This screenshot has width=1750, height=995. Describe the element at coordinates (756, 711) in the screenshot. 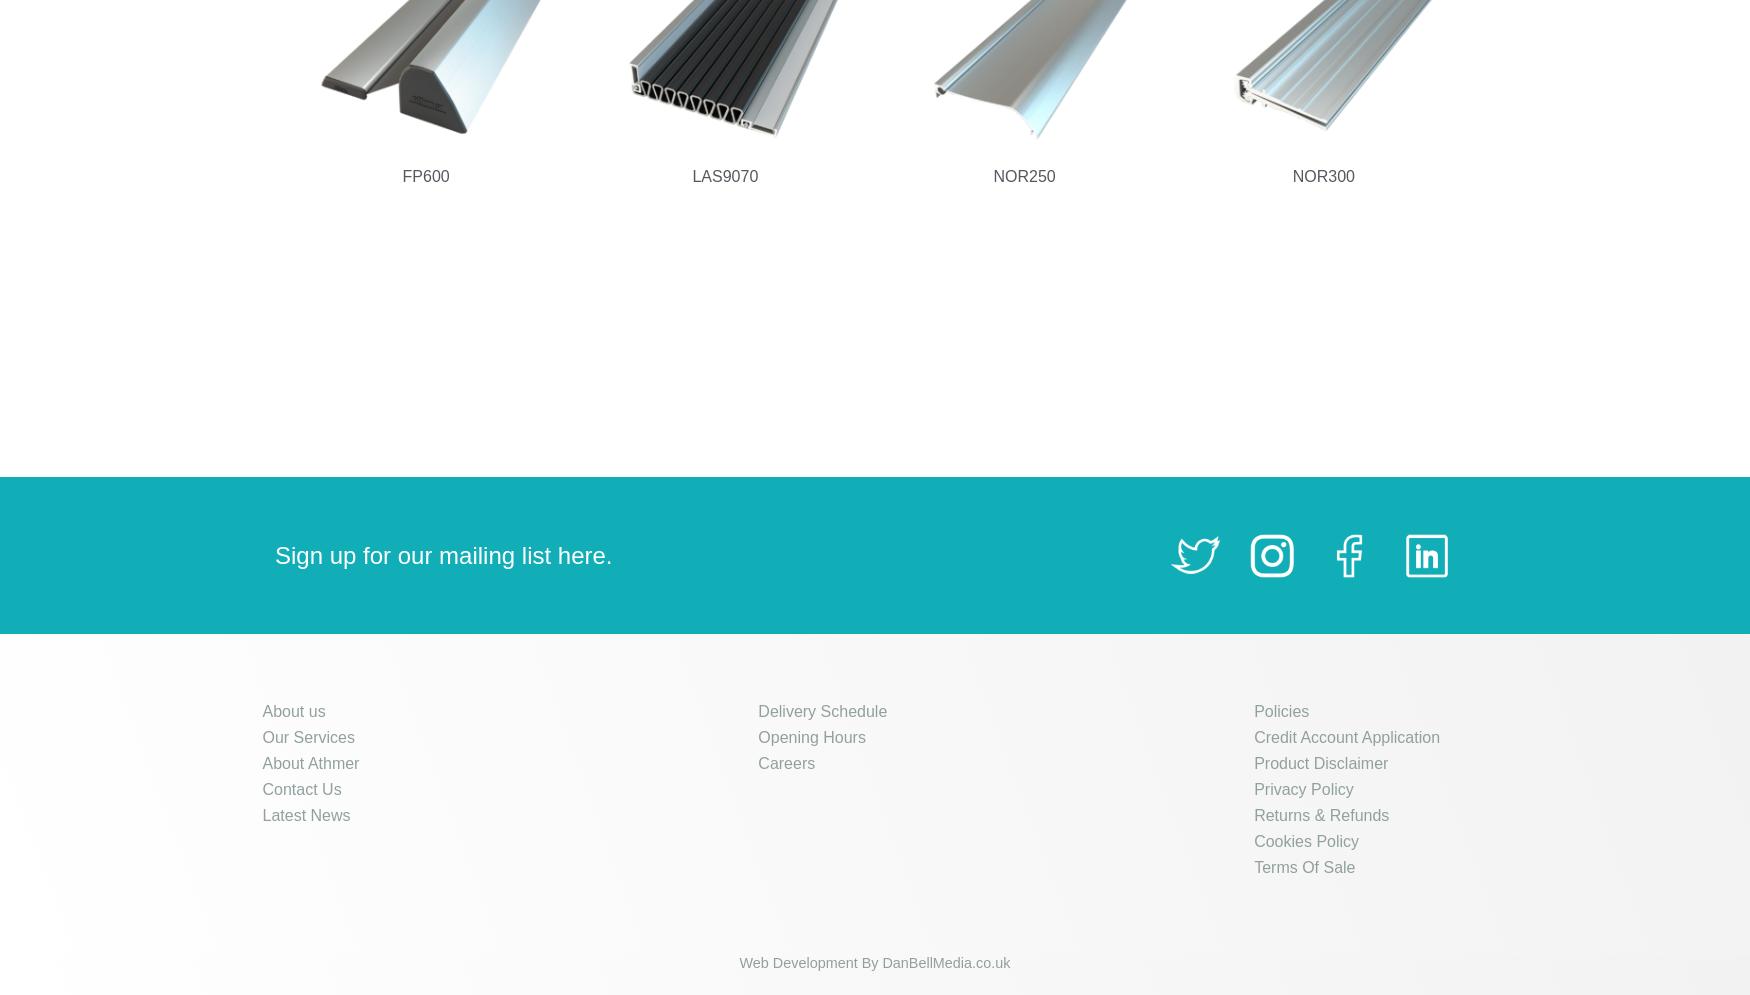

I see `'Delivery Schedule'` at that location.